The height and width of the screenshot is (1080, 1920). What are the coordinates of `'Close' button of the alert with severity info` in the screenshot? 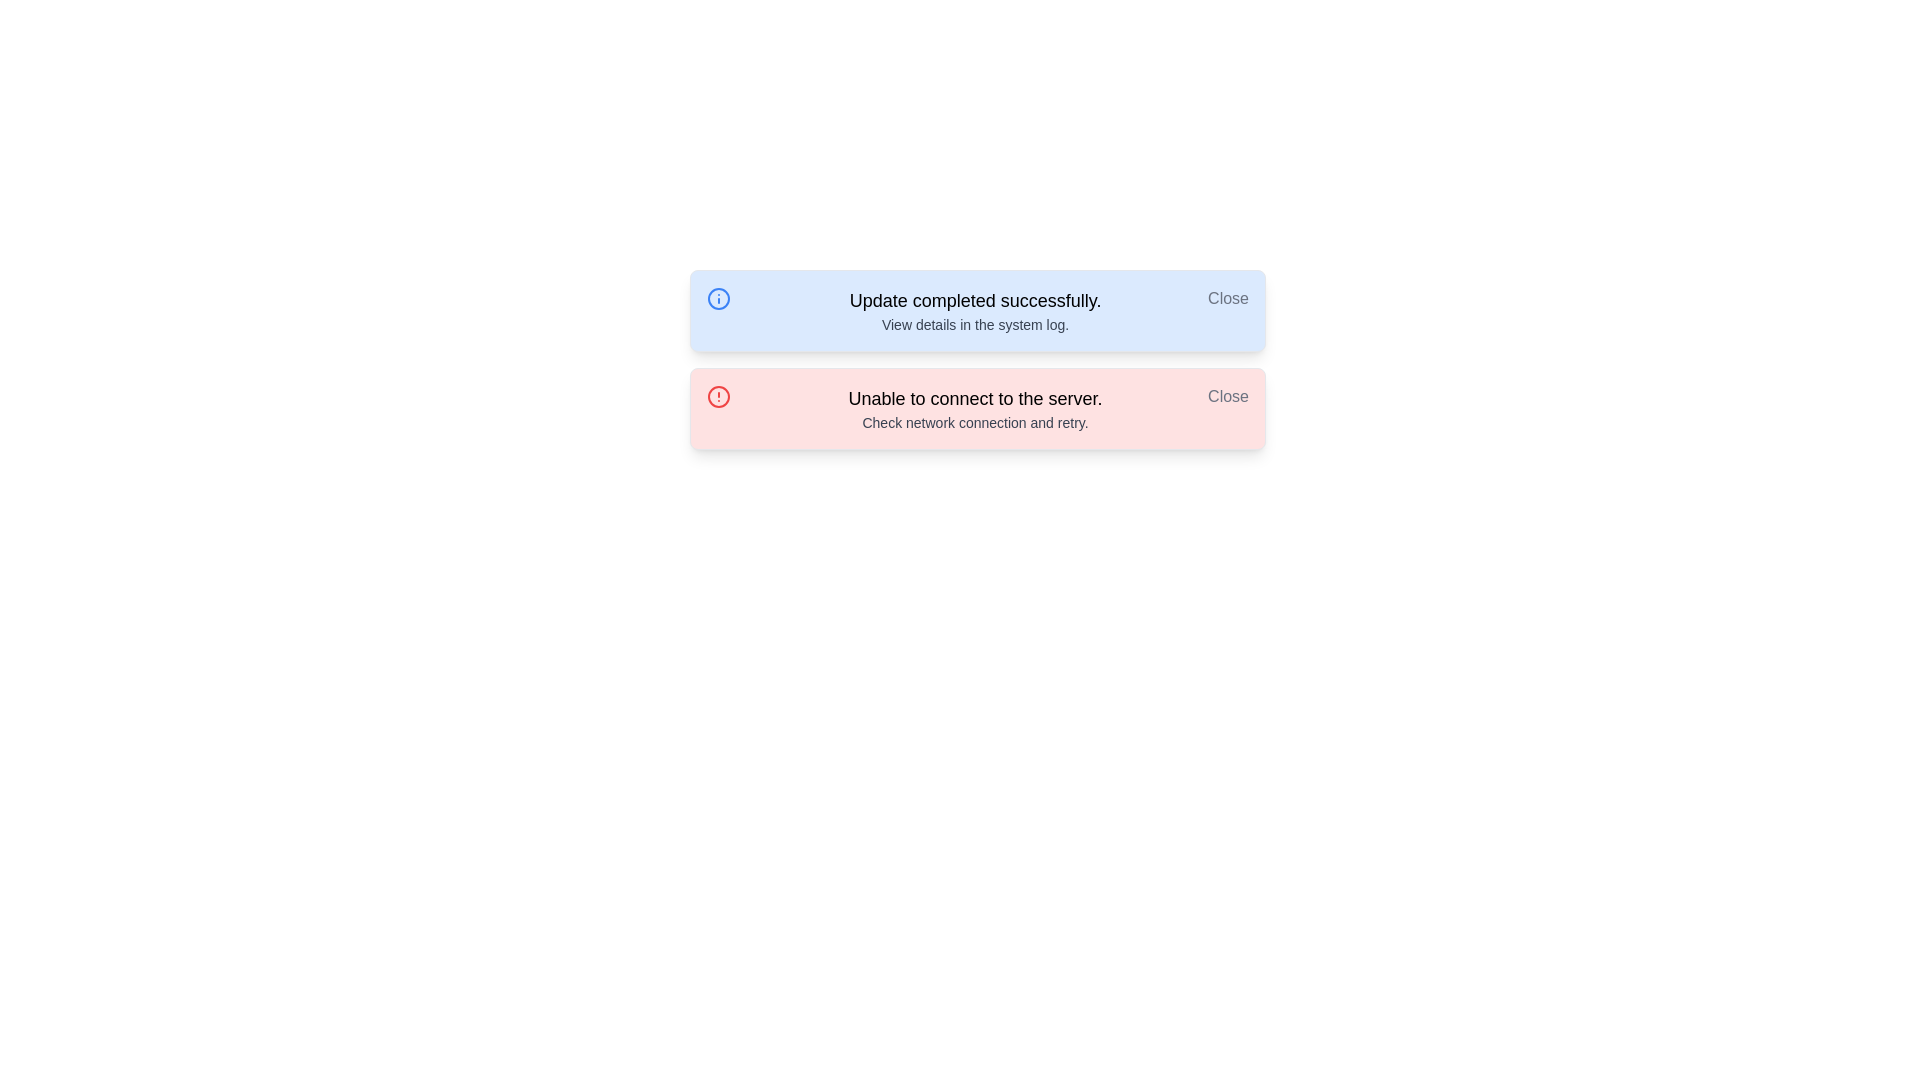 It's located at (1227, 299).